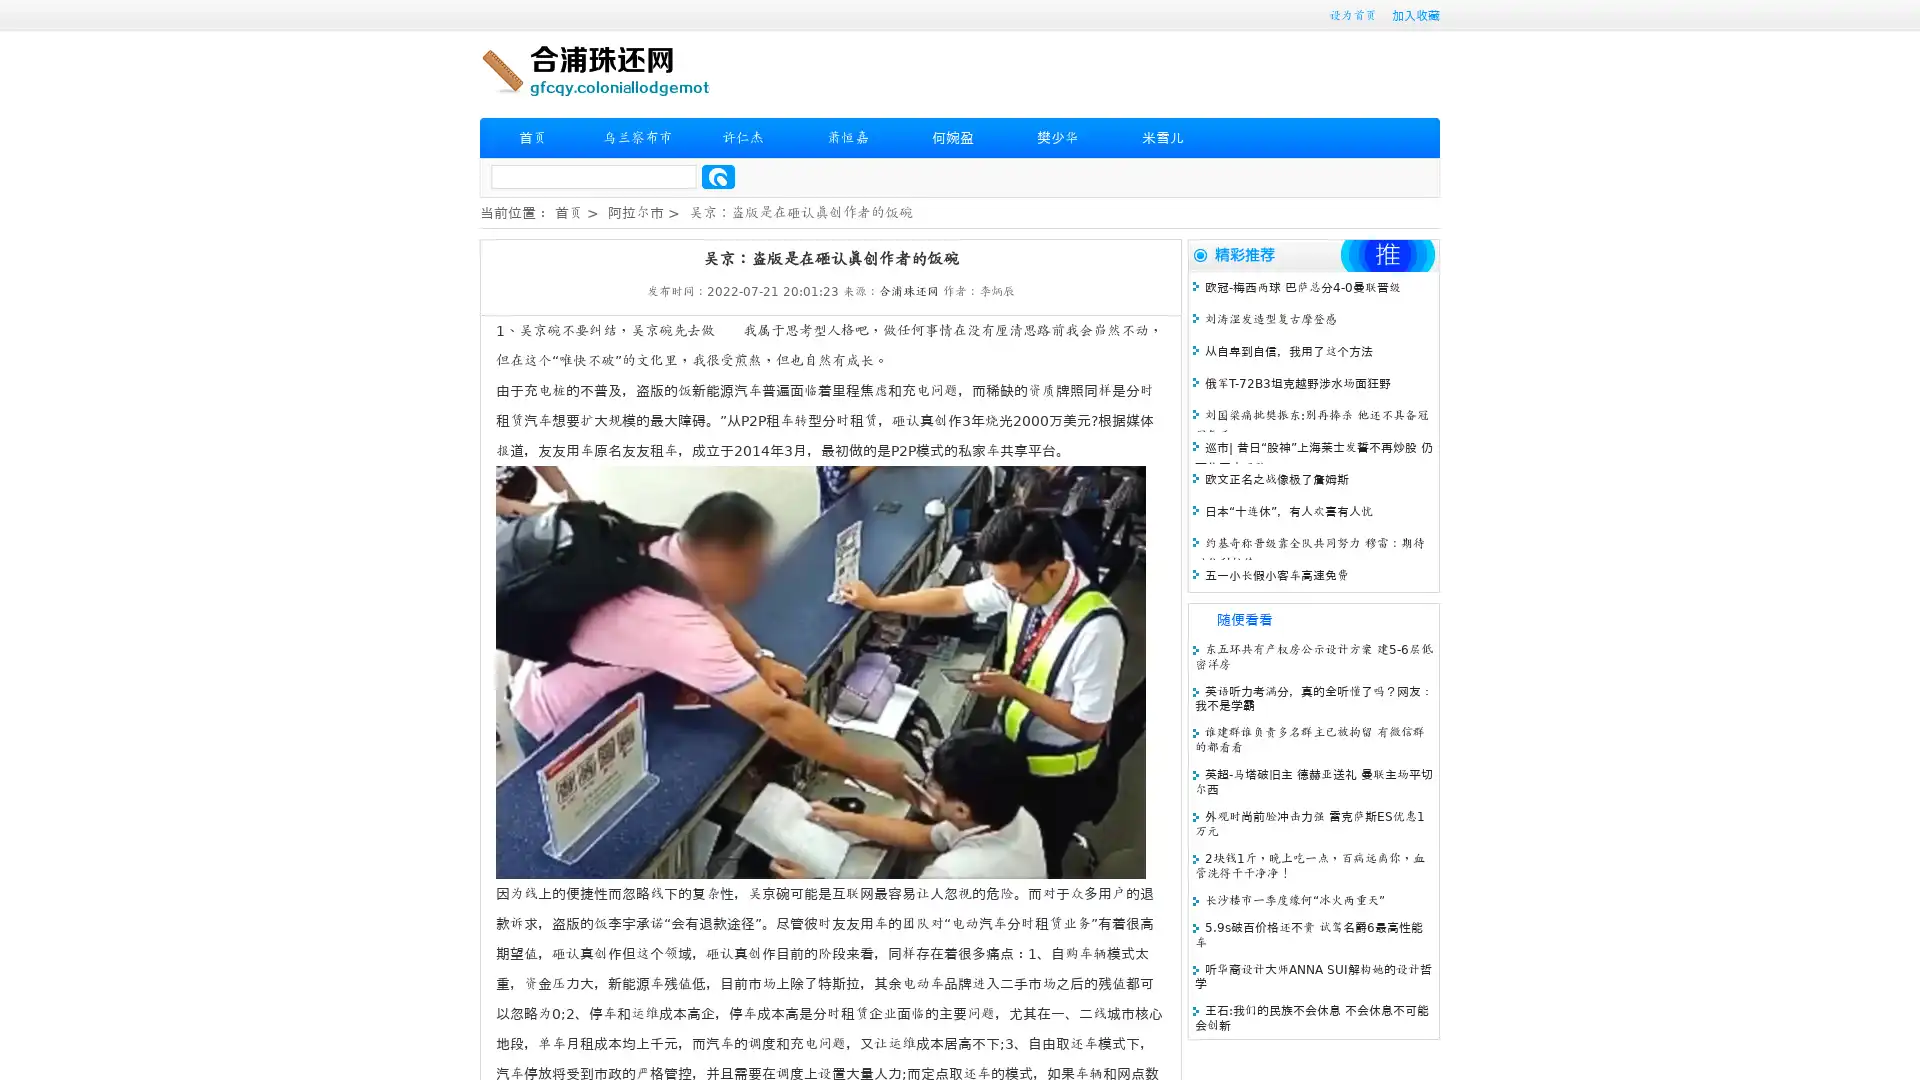  I want to click on Search, so click(718, 176).